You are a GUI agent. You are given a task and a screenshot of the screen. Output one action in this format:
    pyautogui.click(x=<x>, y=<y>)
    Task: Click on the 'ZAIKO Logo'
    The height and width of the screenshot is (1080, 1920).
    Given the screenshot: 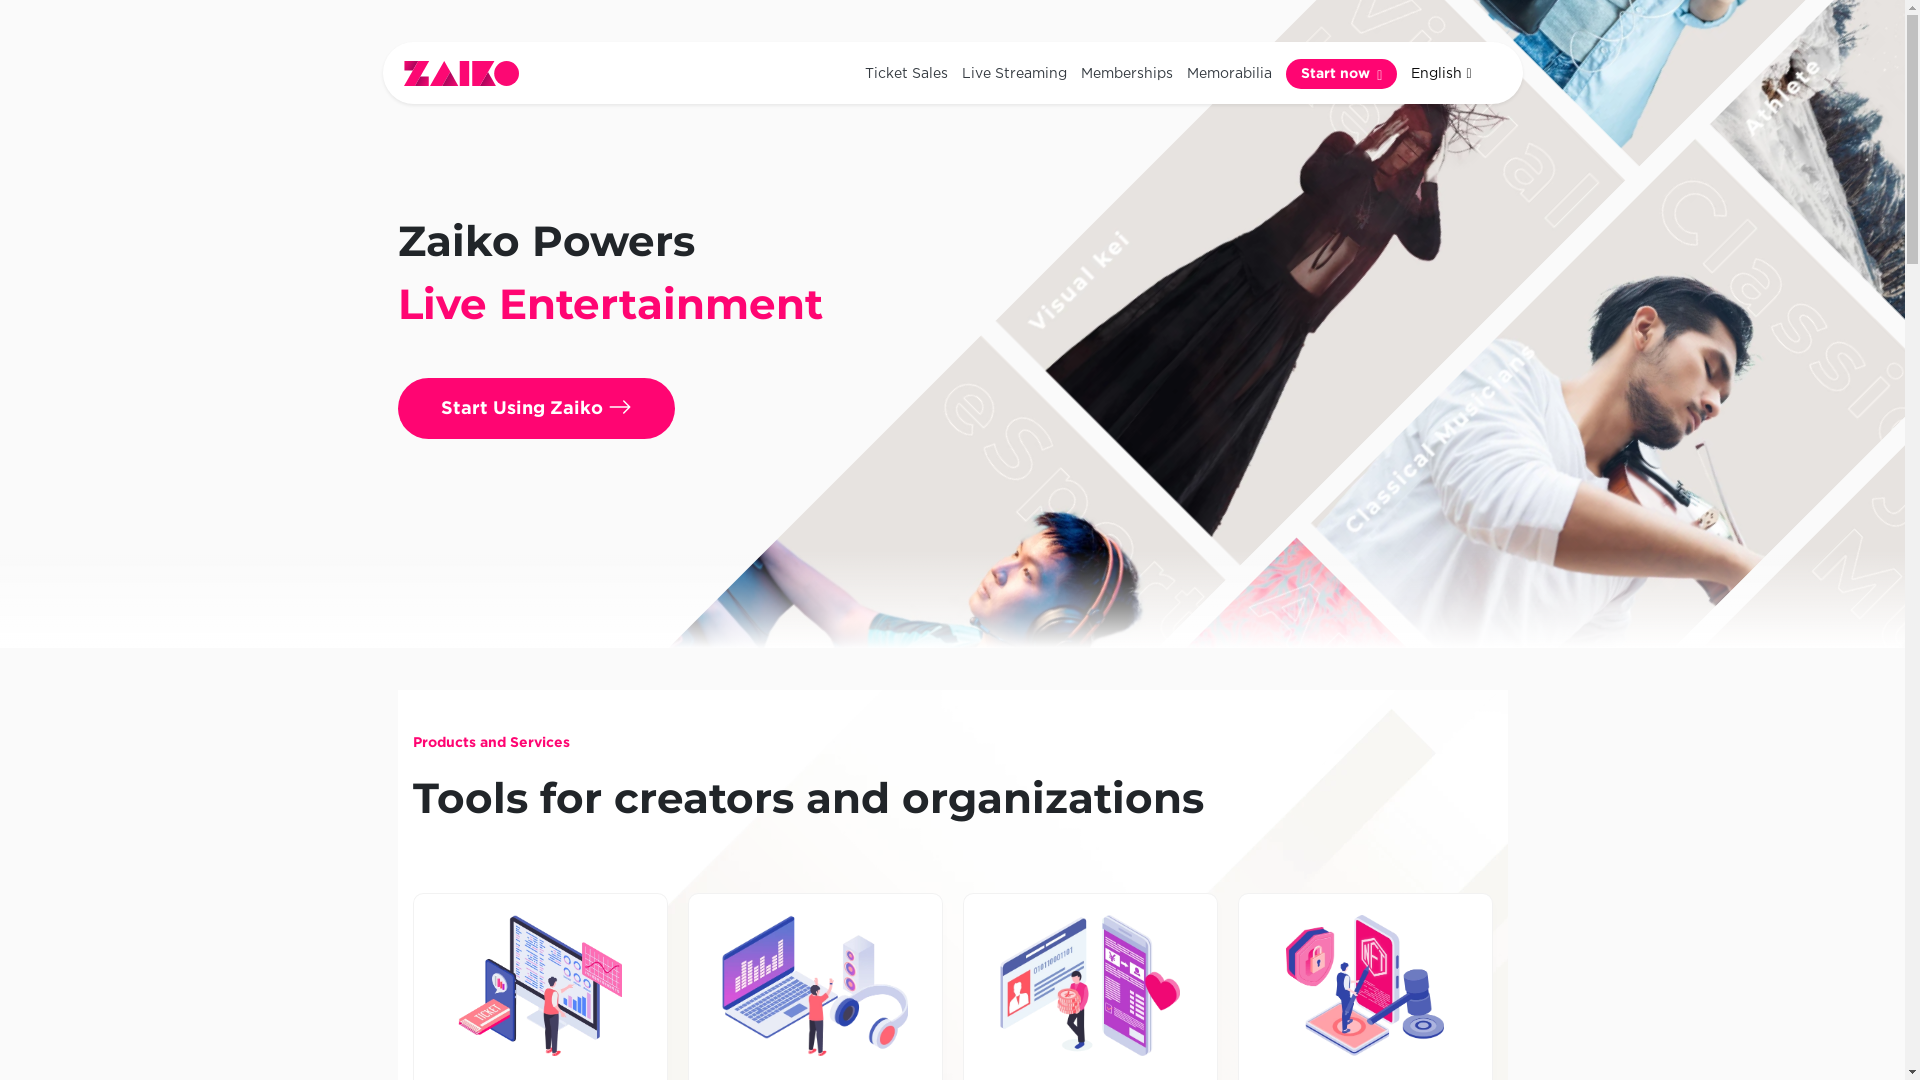 What is the action you would take?
    pyautogui.click(x=402, y=72)
    